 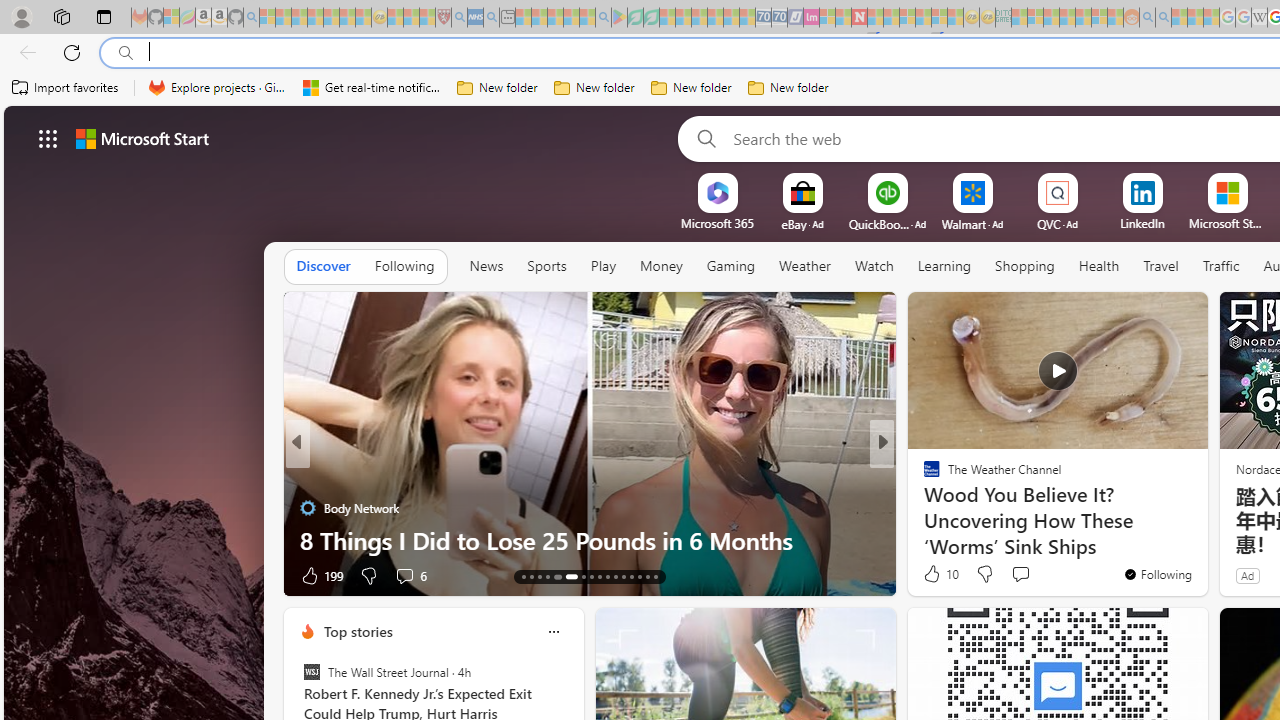 What do you see at coordinates (1020, 575) in the screenshot?
I see `'View comments 10 Comment'` at bounding box center [1020, 575].